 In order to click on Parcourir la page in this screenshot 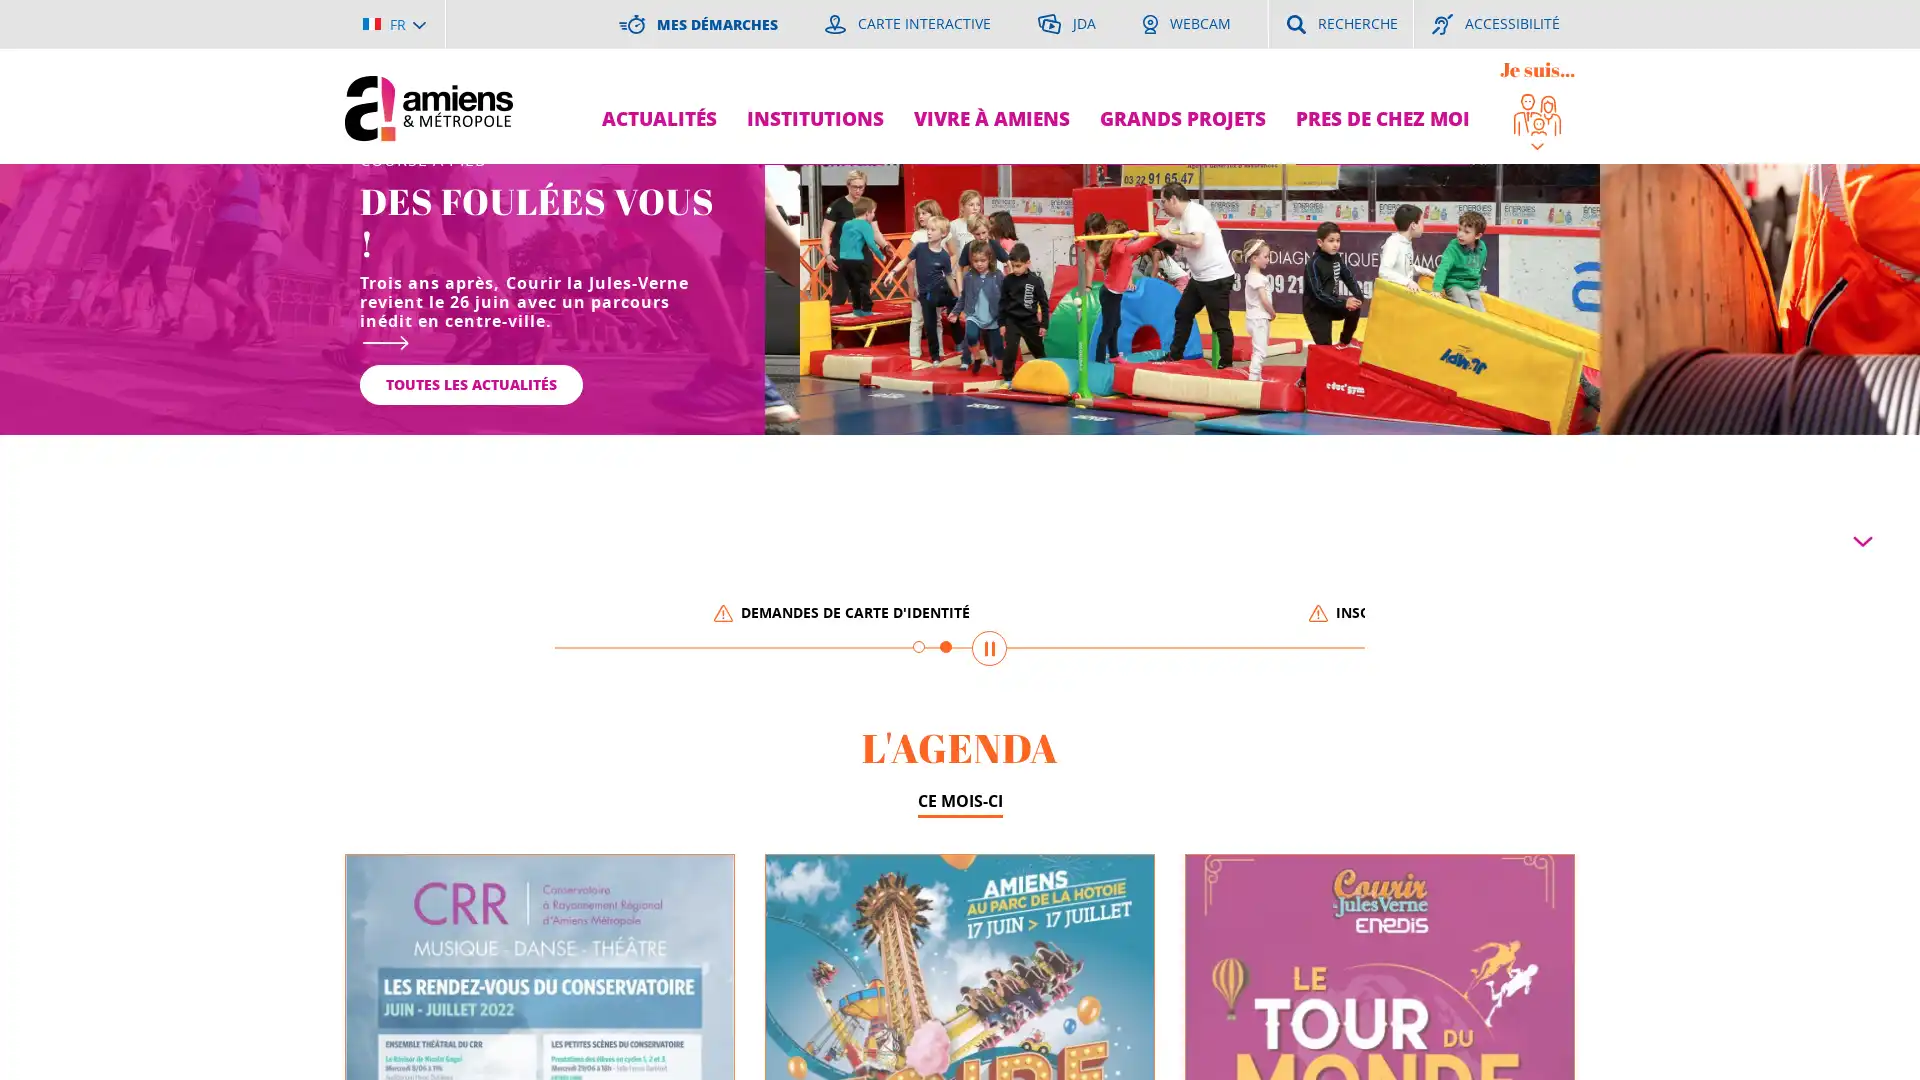, I will do `click(1861, 763)`.